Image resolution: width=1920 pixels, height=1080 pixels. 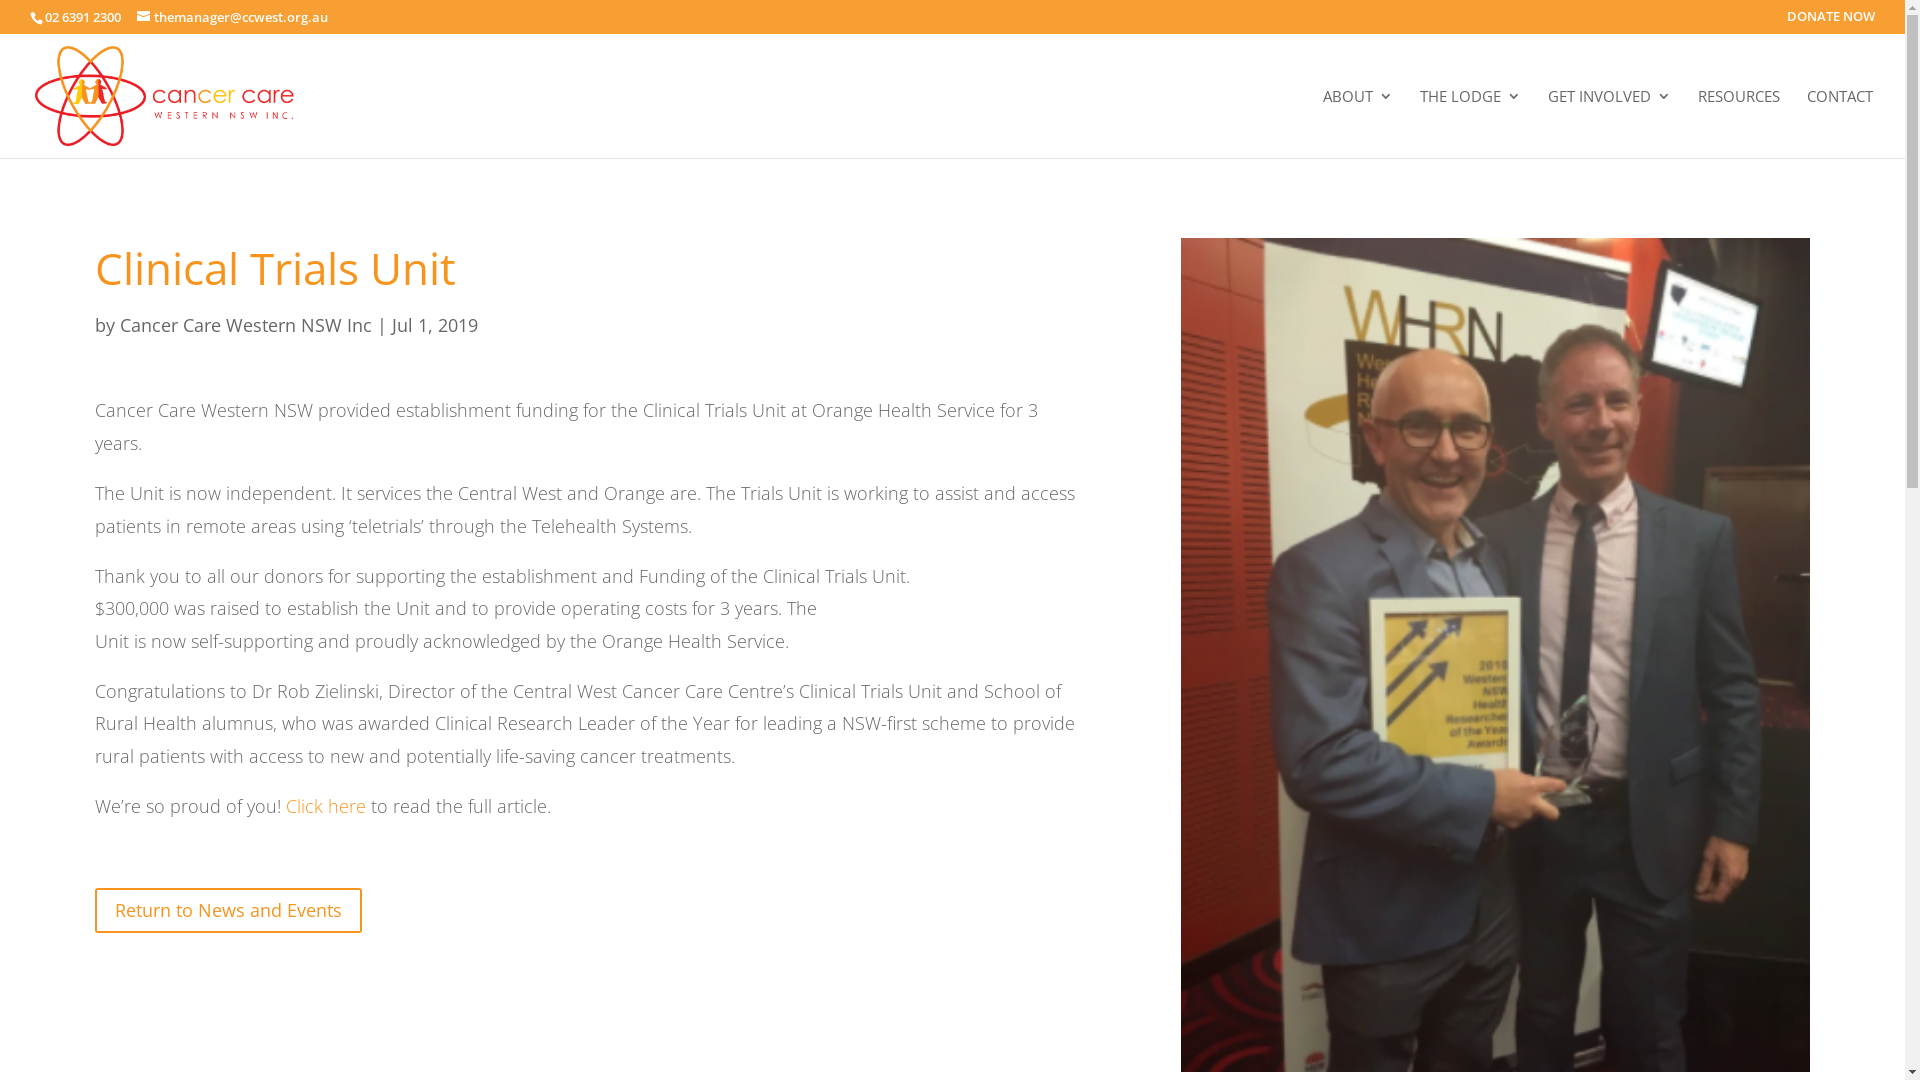 I want to click on 'Click here', so click(x=326, y=805).